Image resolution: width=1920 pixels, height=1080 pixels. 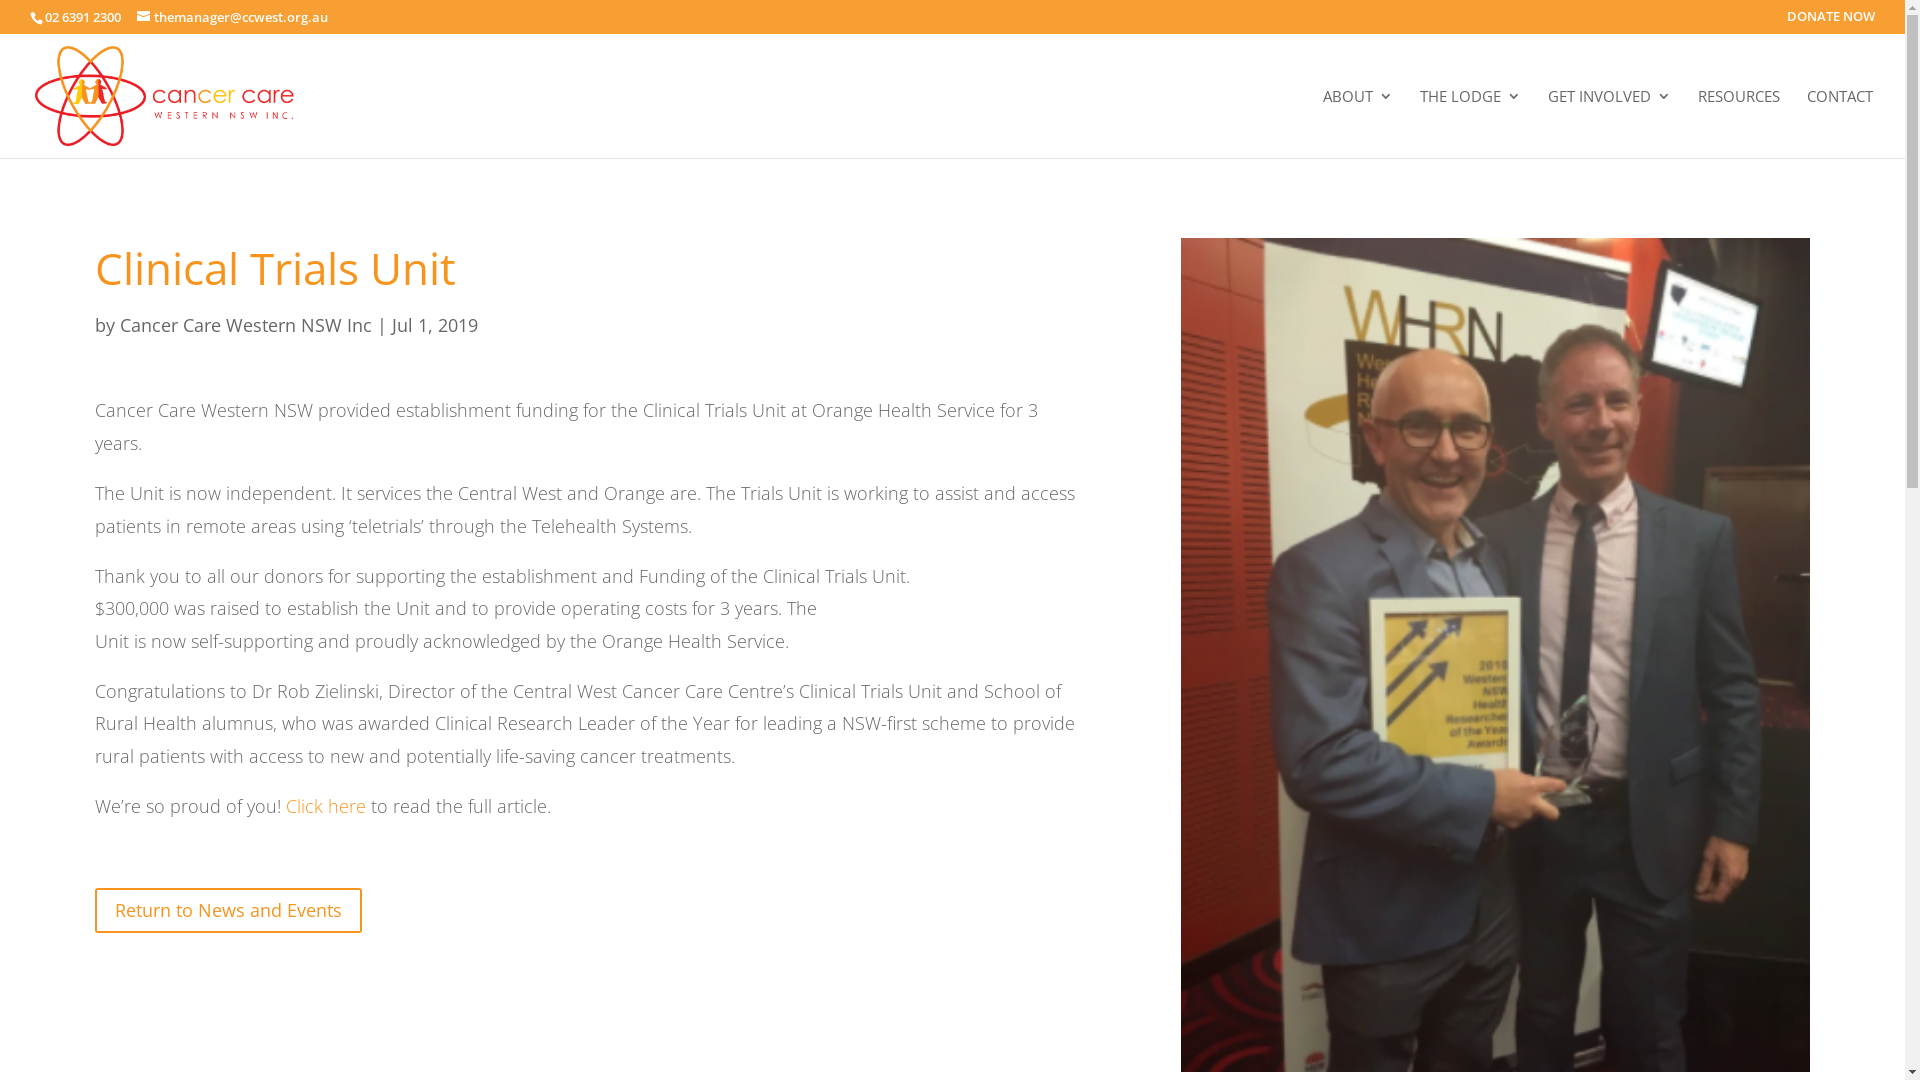 I want to click on 'Click here', so click(x=326, y=805).